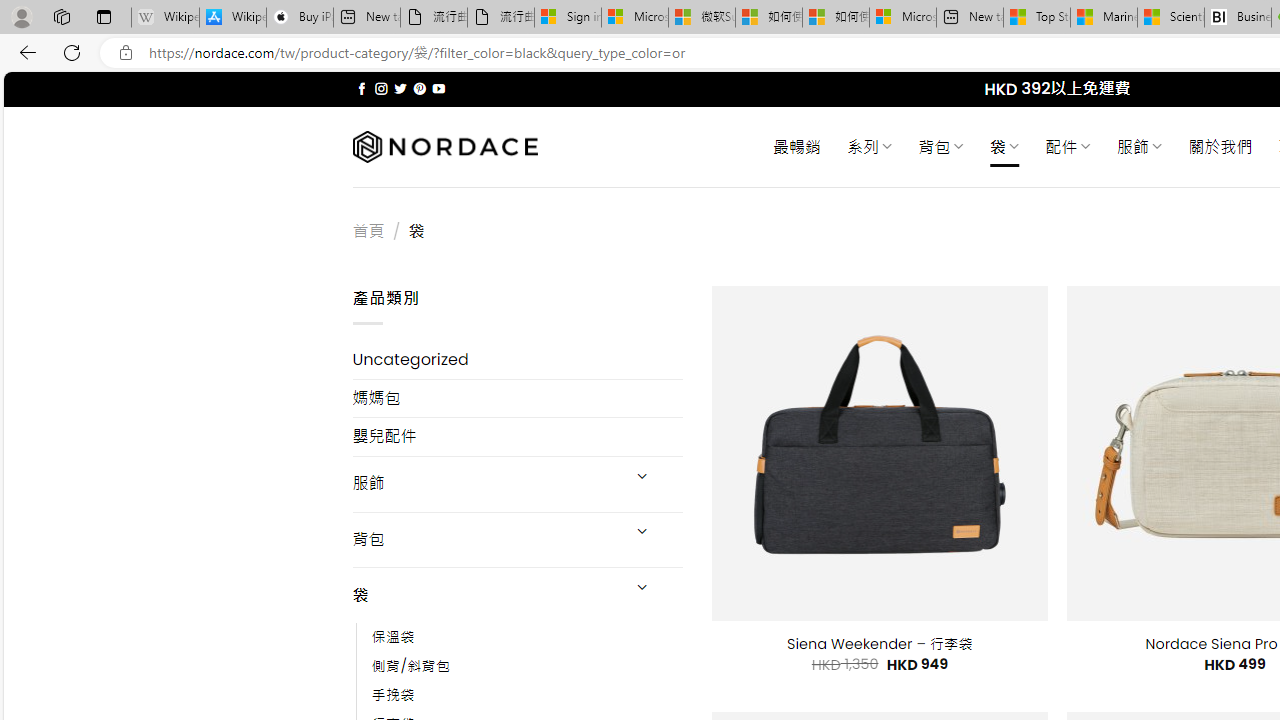 The width and height of the screenshot is (1280, 720). I want to click on 'Buy iPad - Apple', so click(299, 17).